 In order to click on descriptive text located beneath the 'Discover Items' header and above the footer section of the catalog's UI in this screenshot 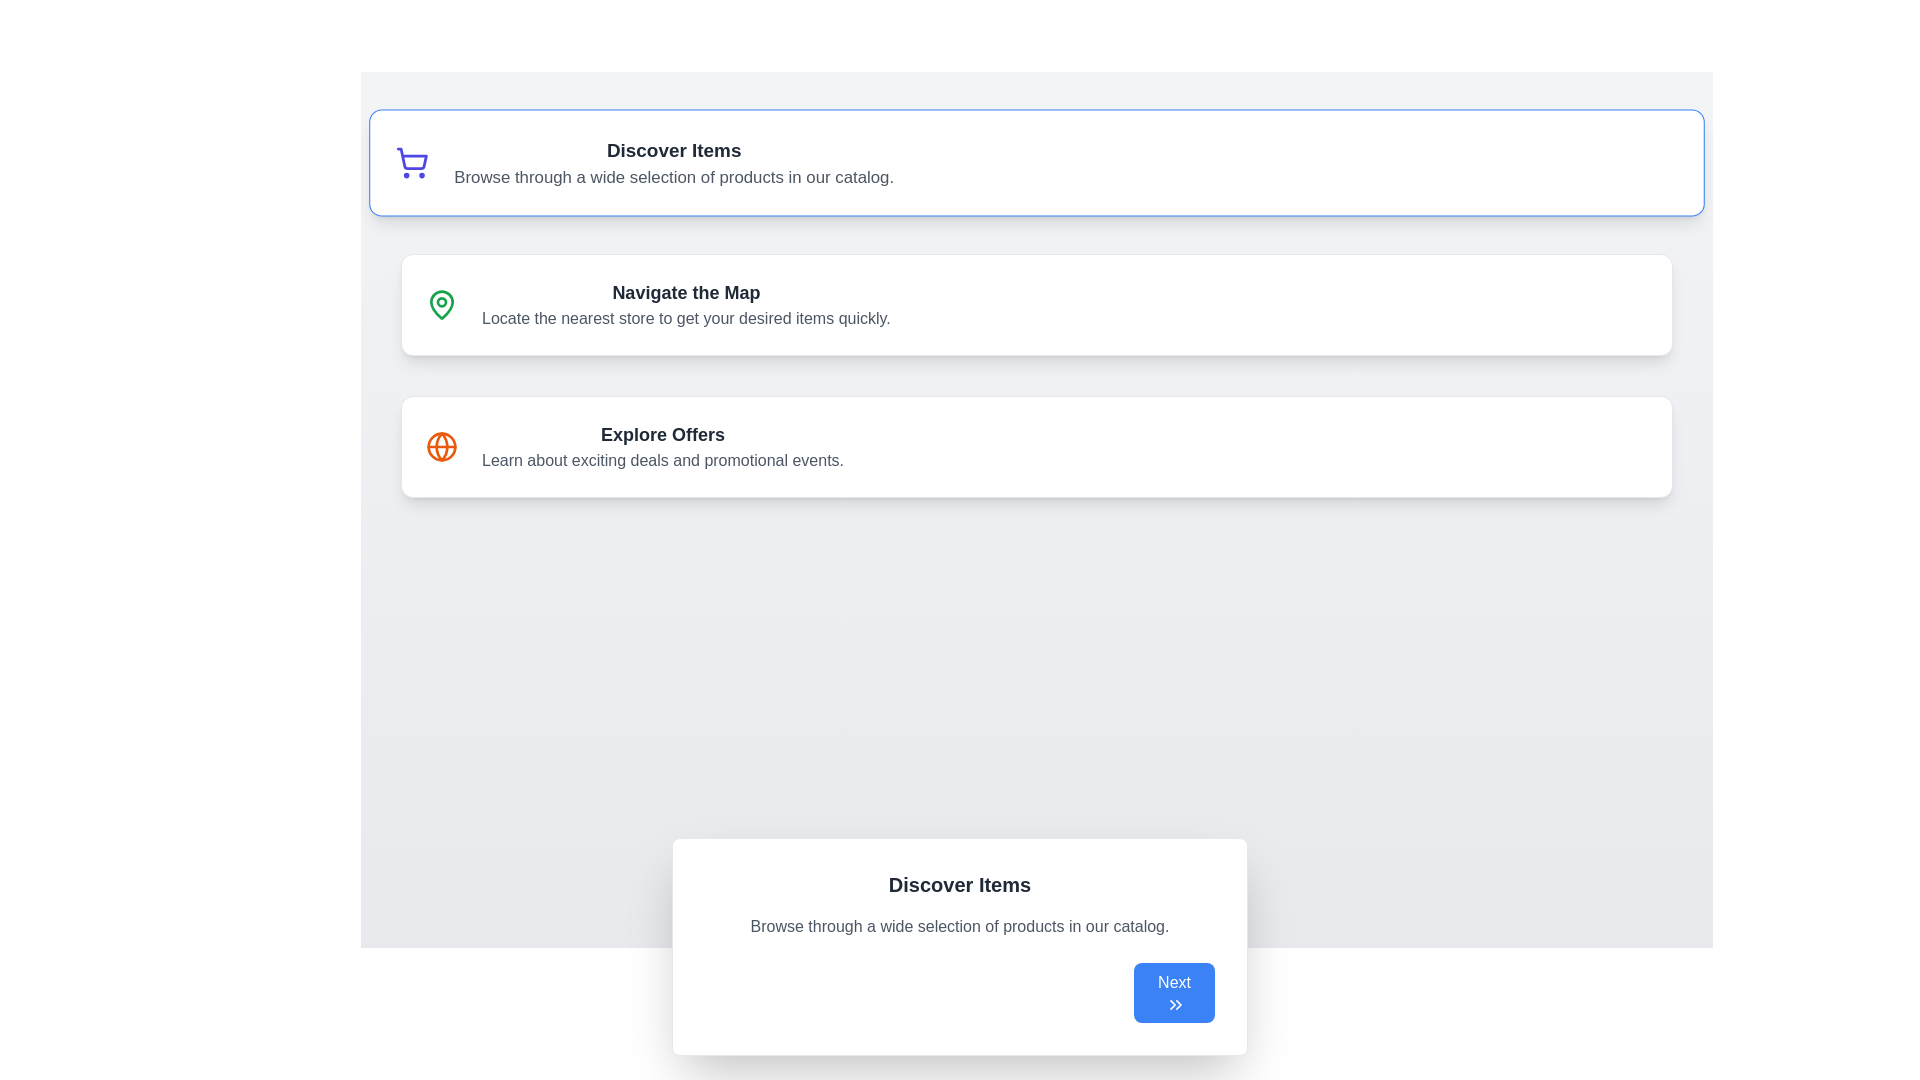, I will do `click(960, 926)`.